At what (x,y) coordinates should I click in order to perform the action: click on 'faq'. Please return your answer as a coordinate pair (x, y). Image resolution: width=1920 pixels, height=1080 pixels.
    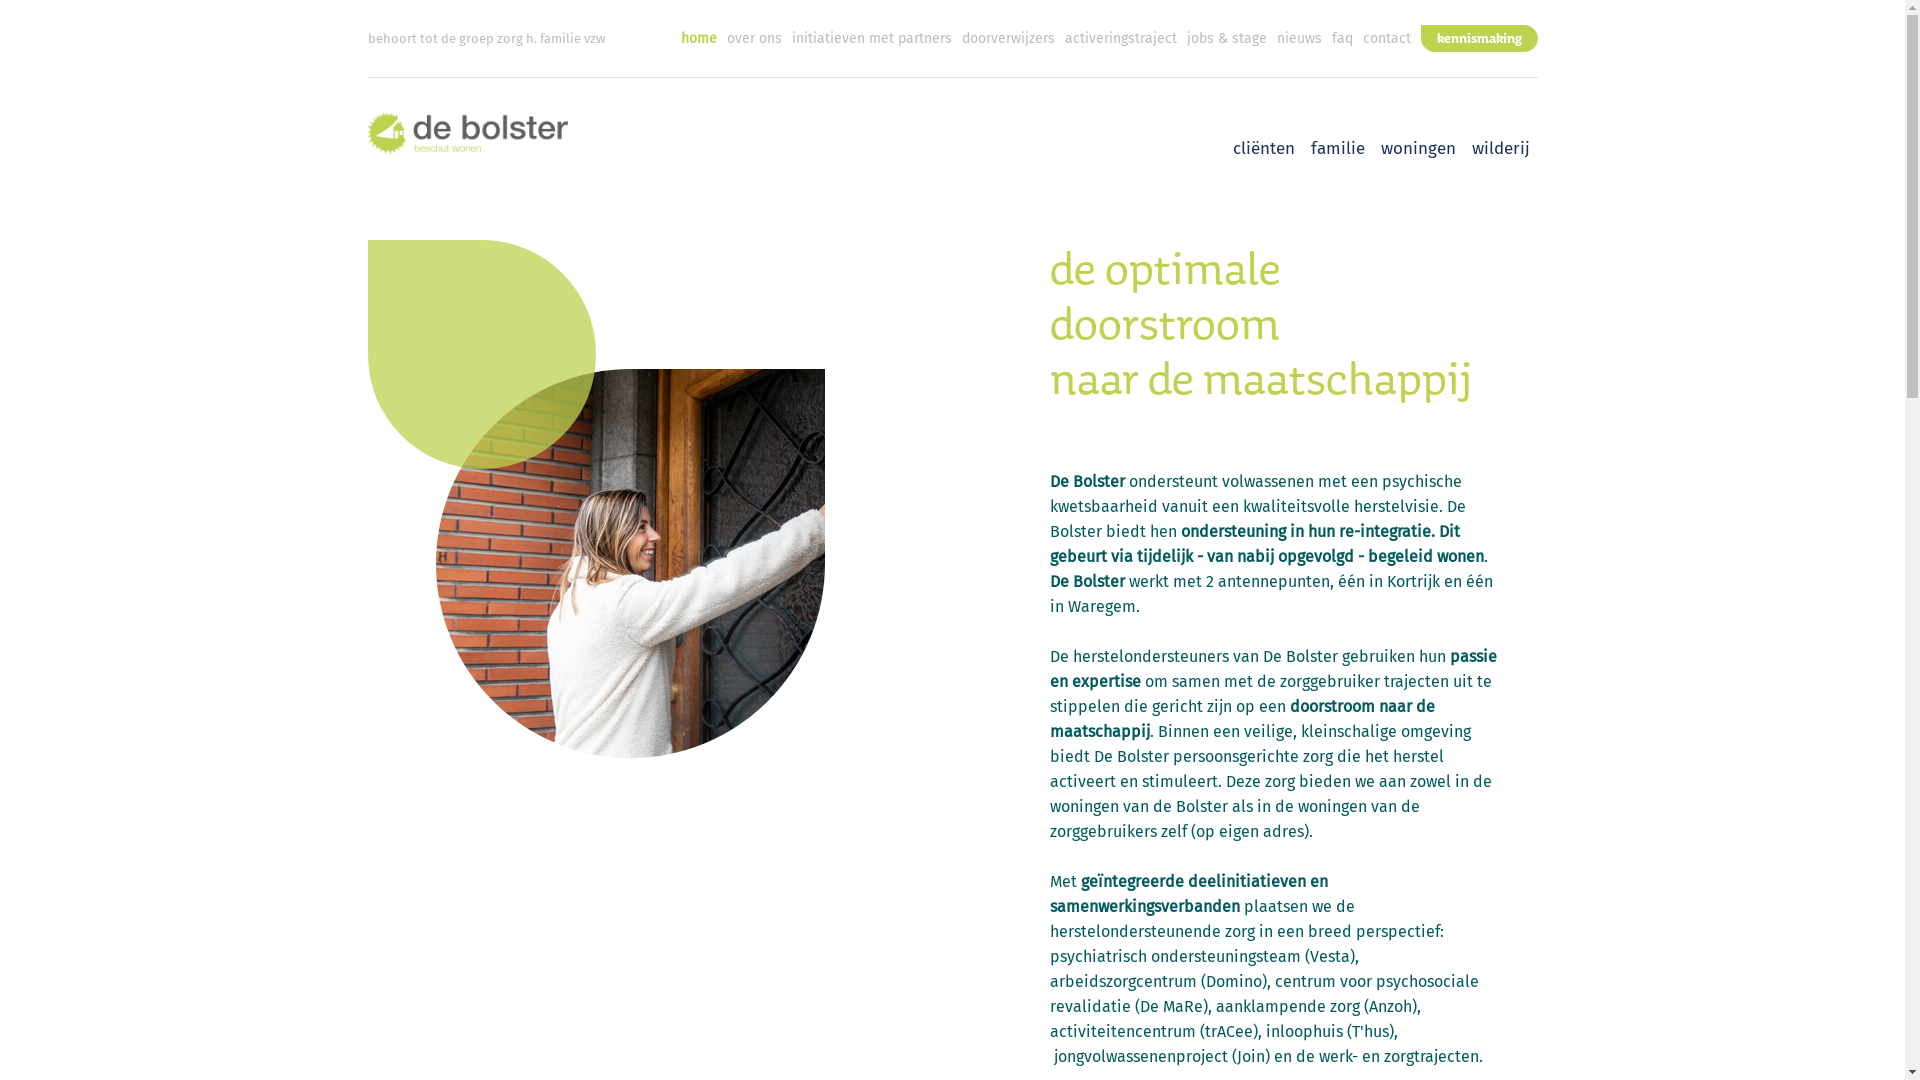
    Looking at the image, I should click on (1342, 38).